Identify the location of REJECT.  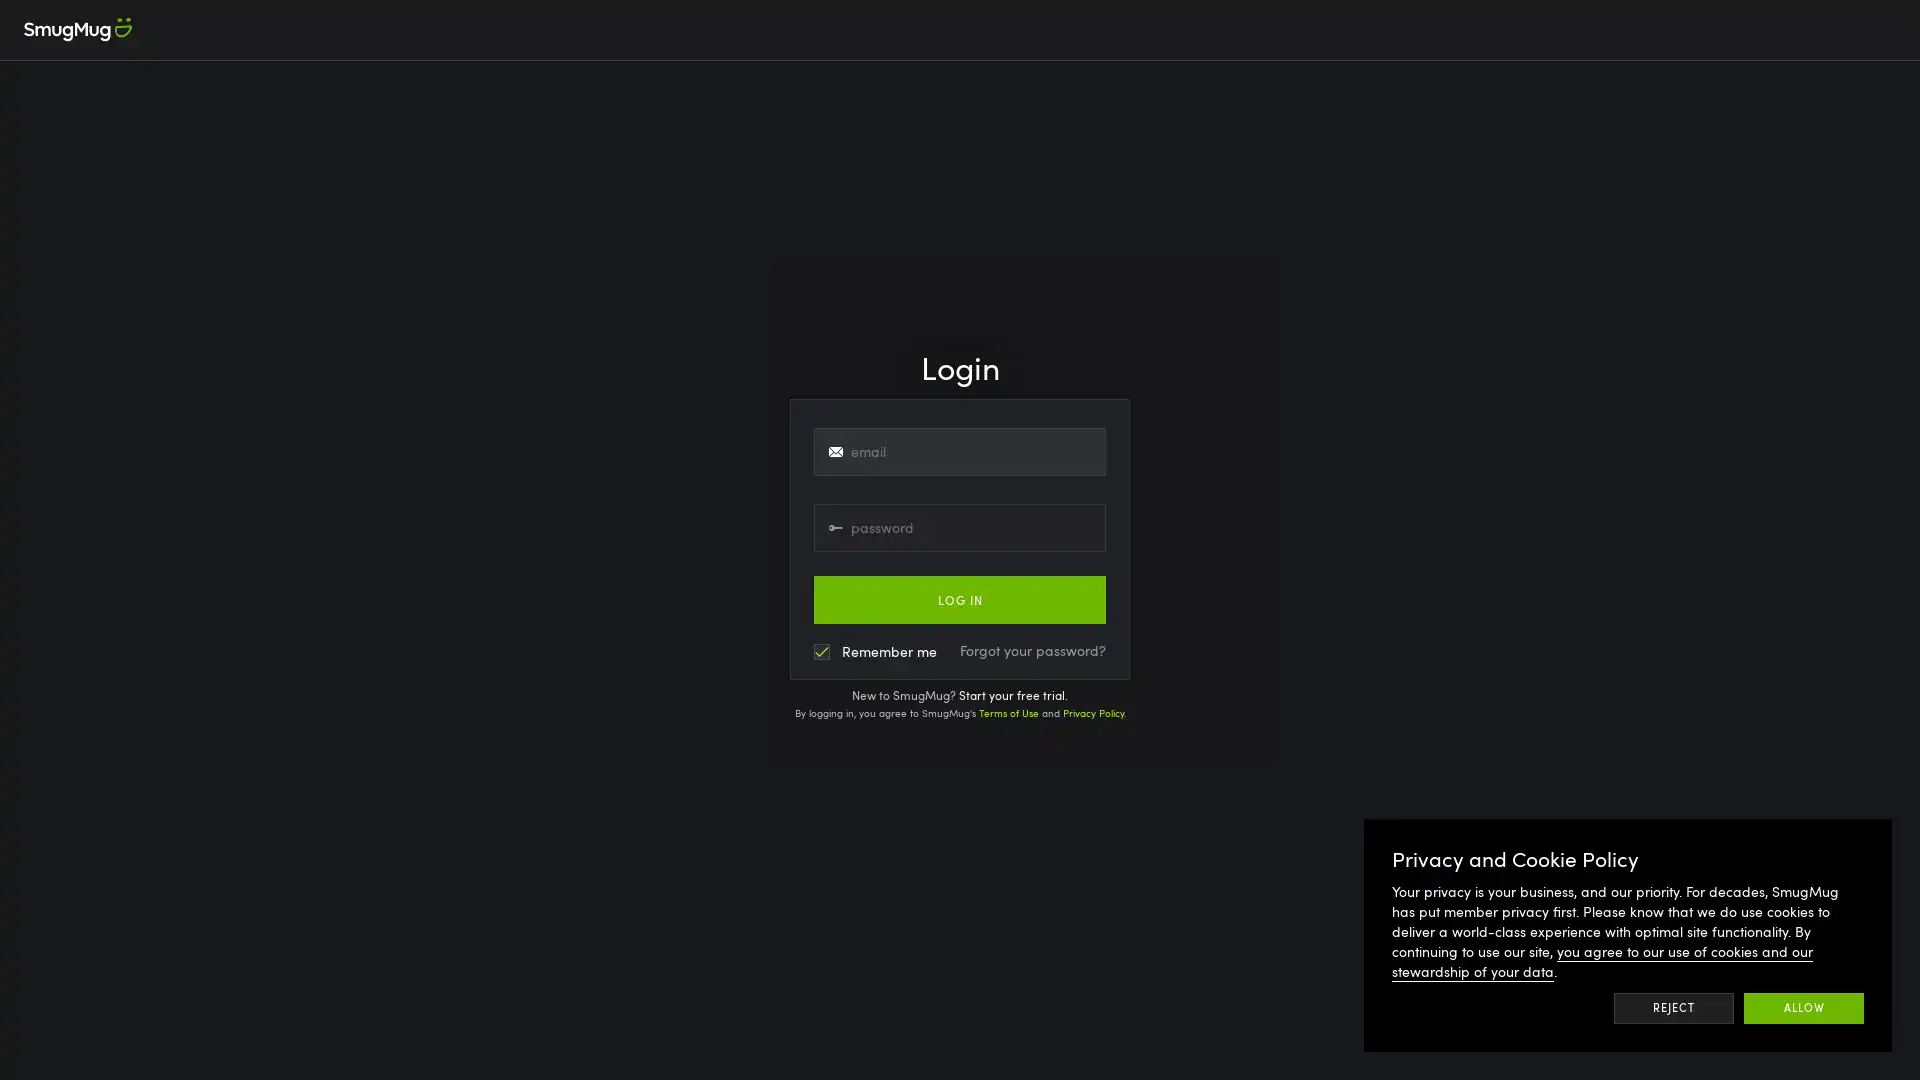
(1673, 1007).